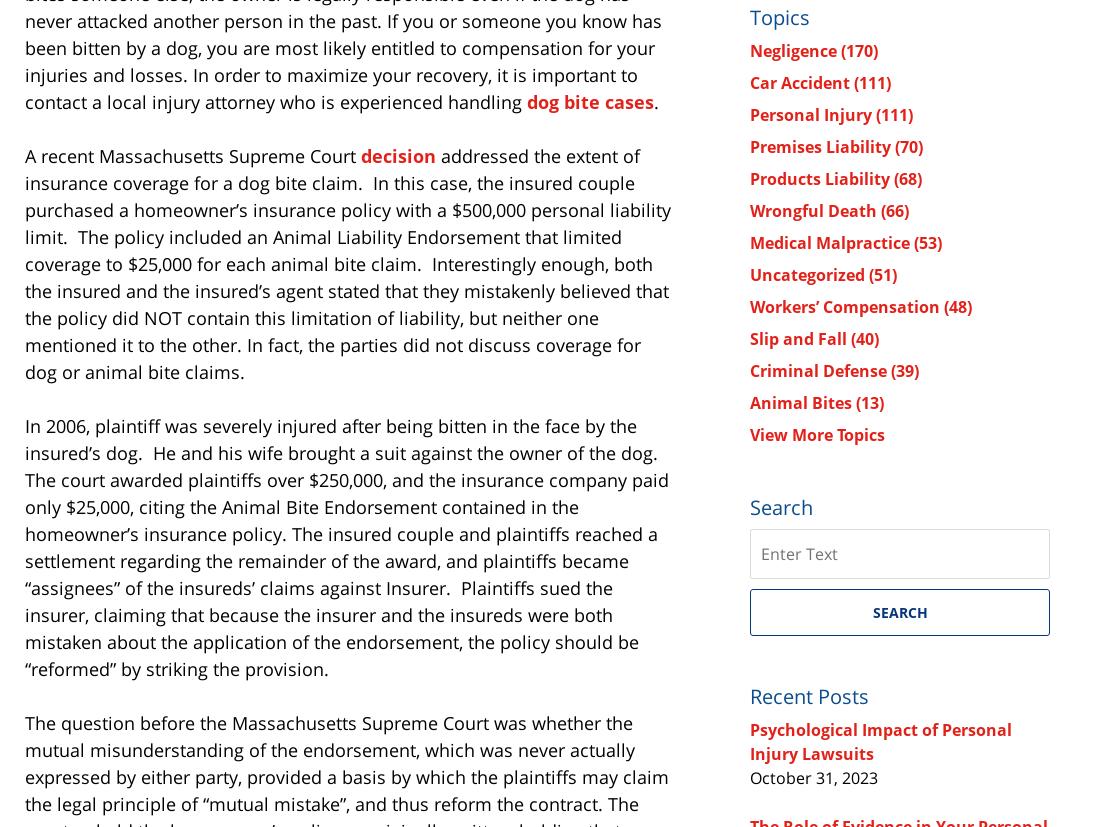  Describe the element at coordinates (864, 337) in the screenshot. I see `'(40)'` at that location.